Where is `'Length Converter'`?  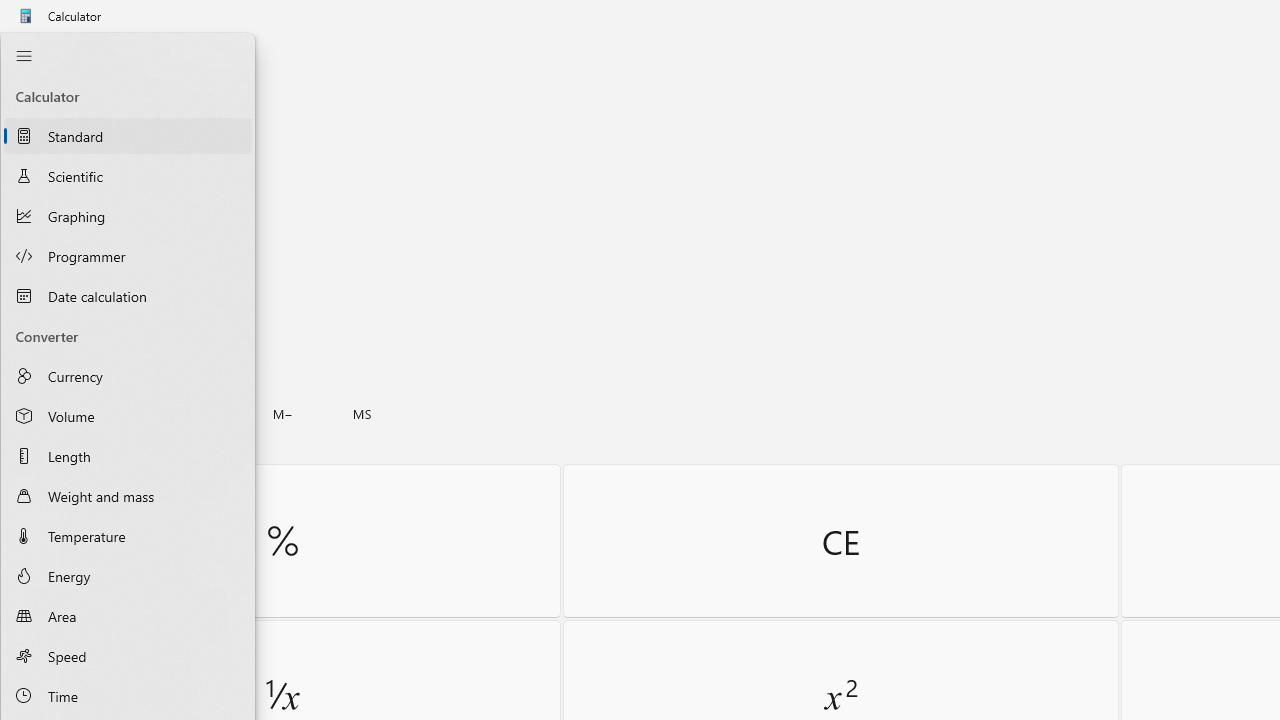 'Length Converter' is located at coordinates (127, 455).